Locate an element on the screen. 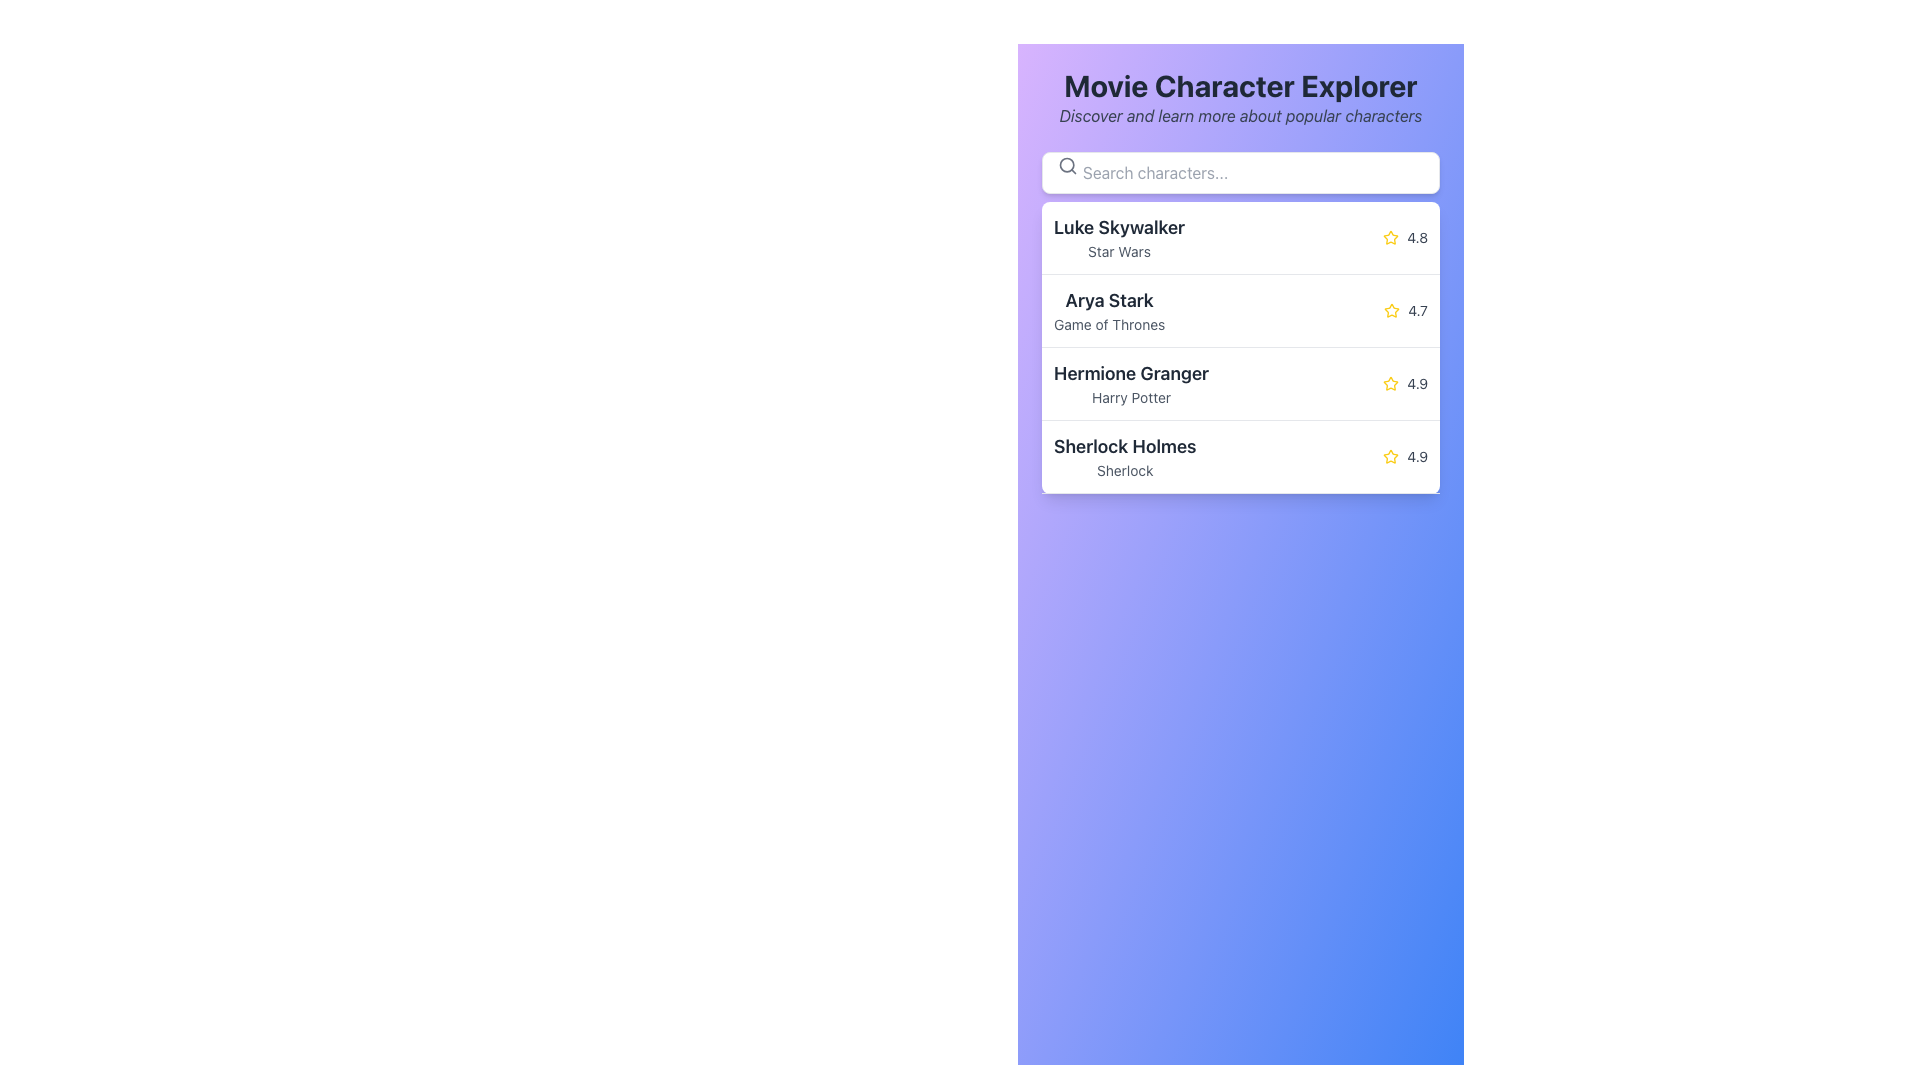  the text block displaying the character name 'Sherlock Holmes' is located at coordinates (1125, 456).